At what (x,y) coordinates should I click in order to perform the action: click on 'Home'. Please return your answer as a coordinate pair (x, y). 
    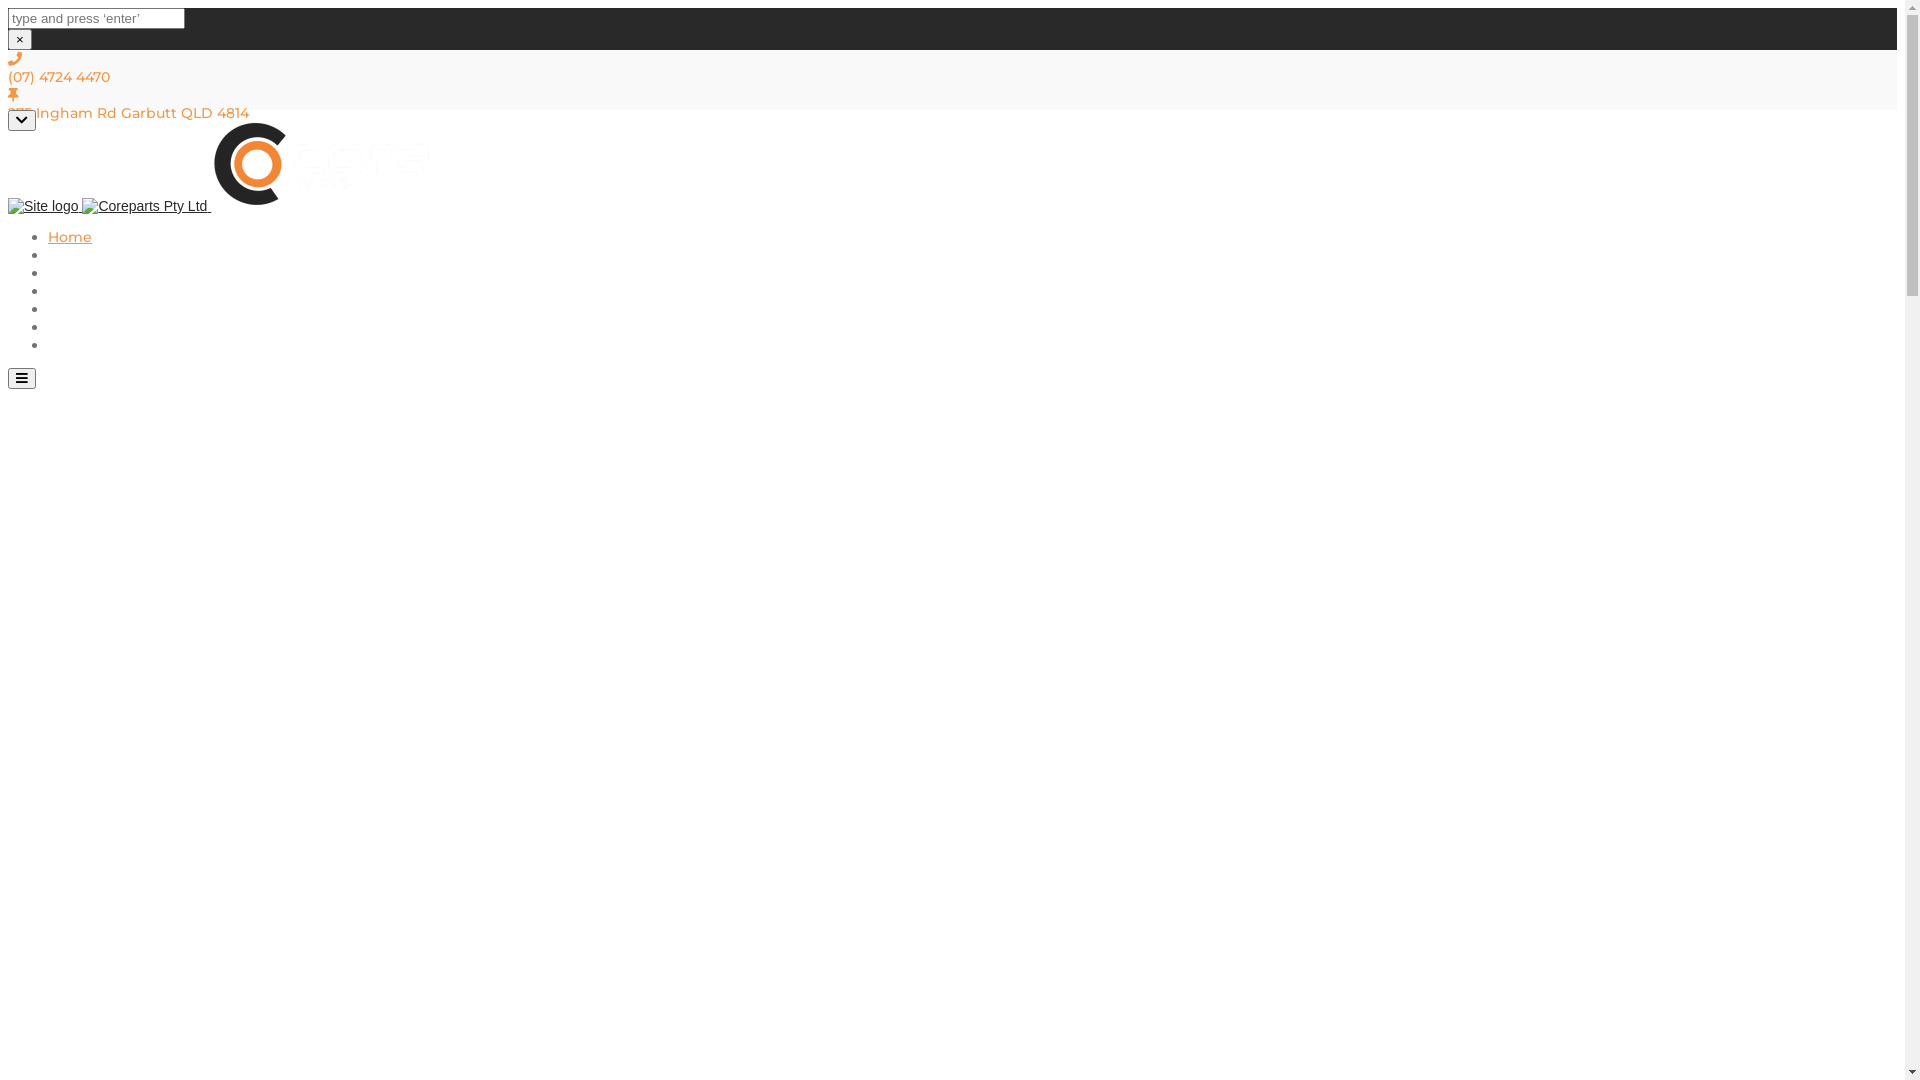
    Looking at the image, I should click on (70, 235).